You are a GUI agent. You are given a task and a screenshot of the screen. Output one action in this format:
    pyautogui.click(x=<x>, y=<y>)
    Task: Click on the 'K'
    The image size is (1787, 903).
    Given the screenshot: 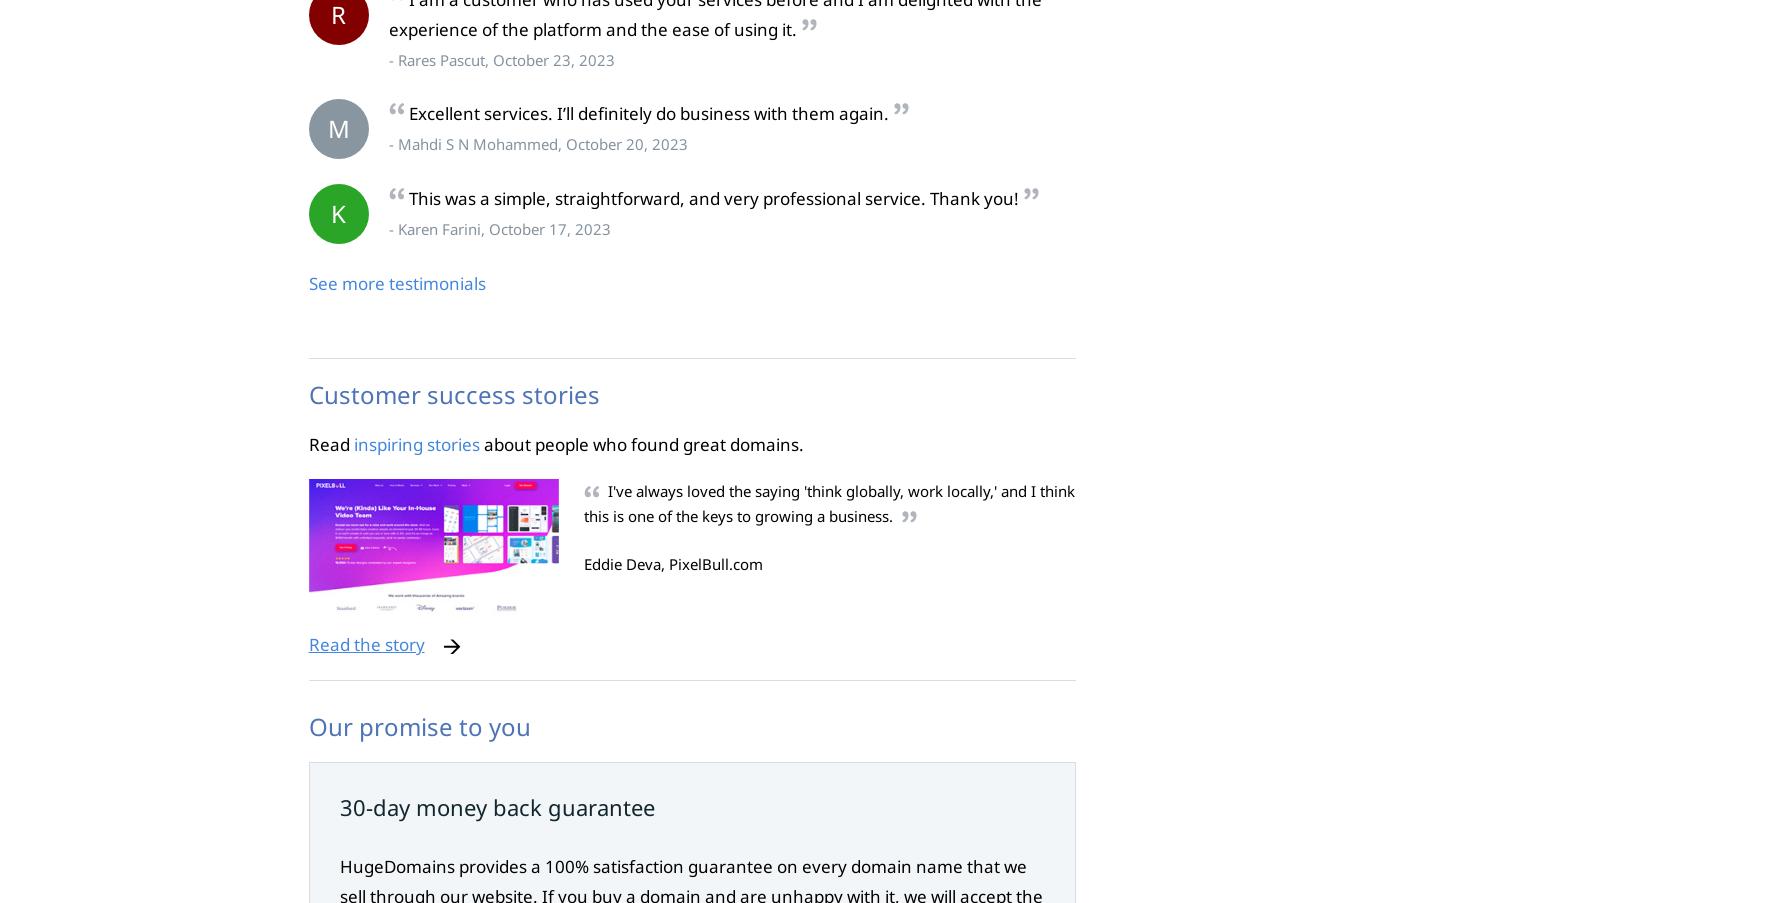 What is the action you would take?
    pyautogui.click(x=337, y=213)
    